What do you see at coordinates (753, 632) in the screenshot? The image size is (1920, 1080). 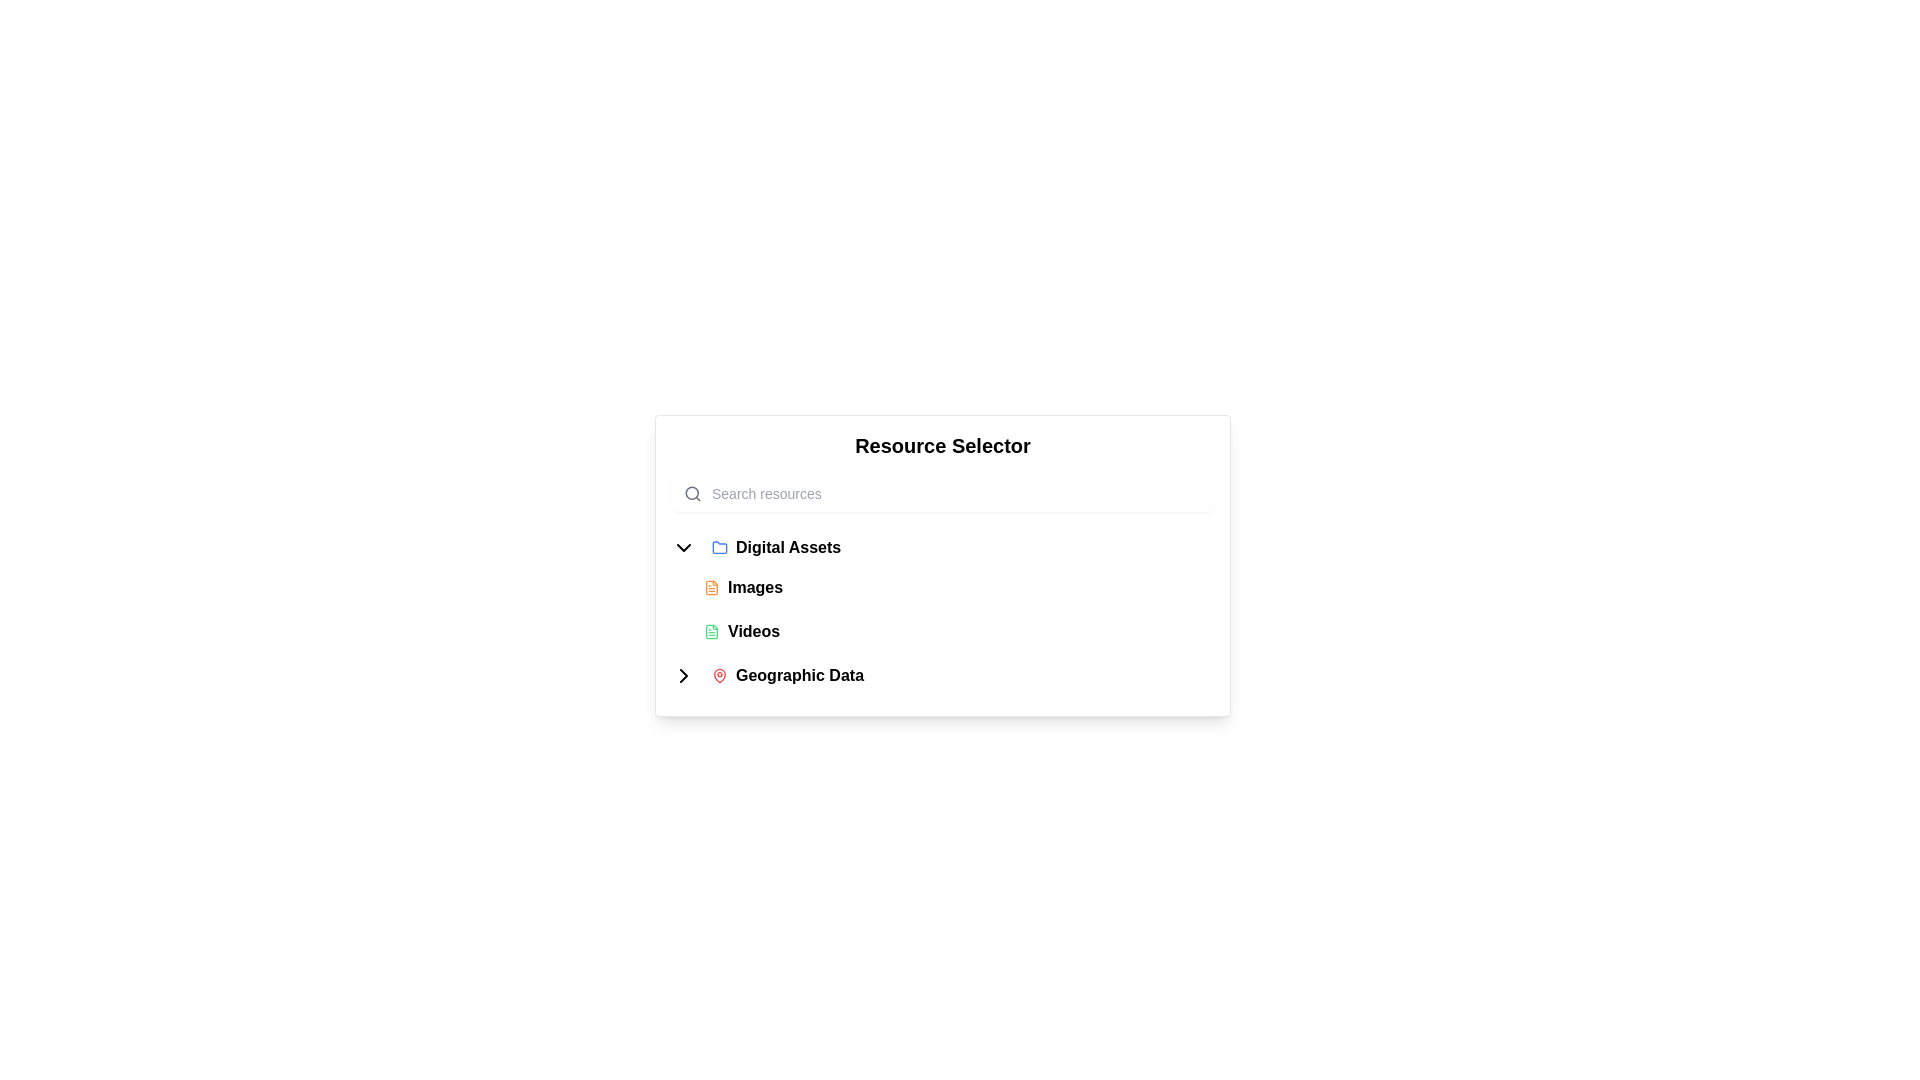 I see `the 'Videos' label within the 'Resource Selector' panel, which is the second item under the 'Digital Assets' dropdown` at bounding box center [753, 632].